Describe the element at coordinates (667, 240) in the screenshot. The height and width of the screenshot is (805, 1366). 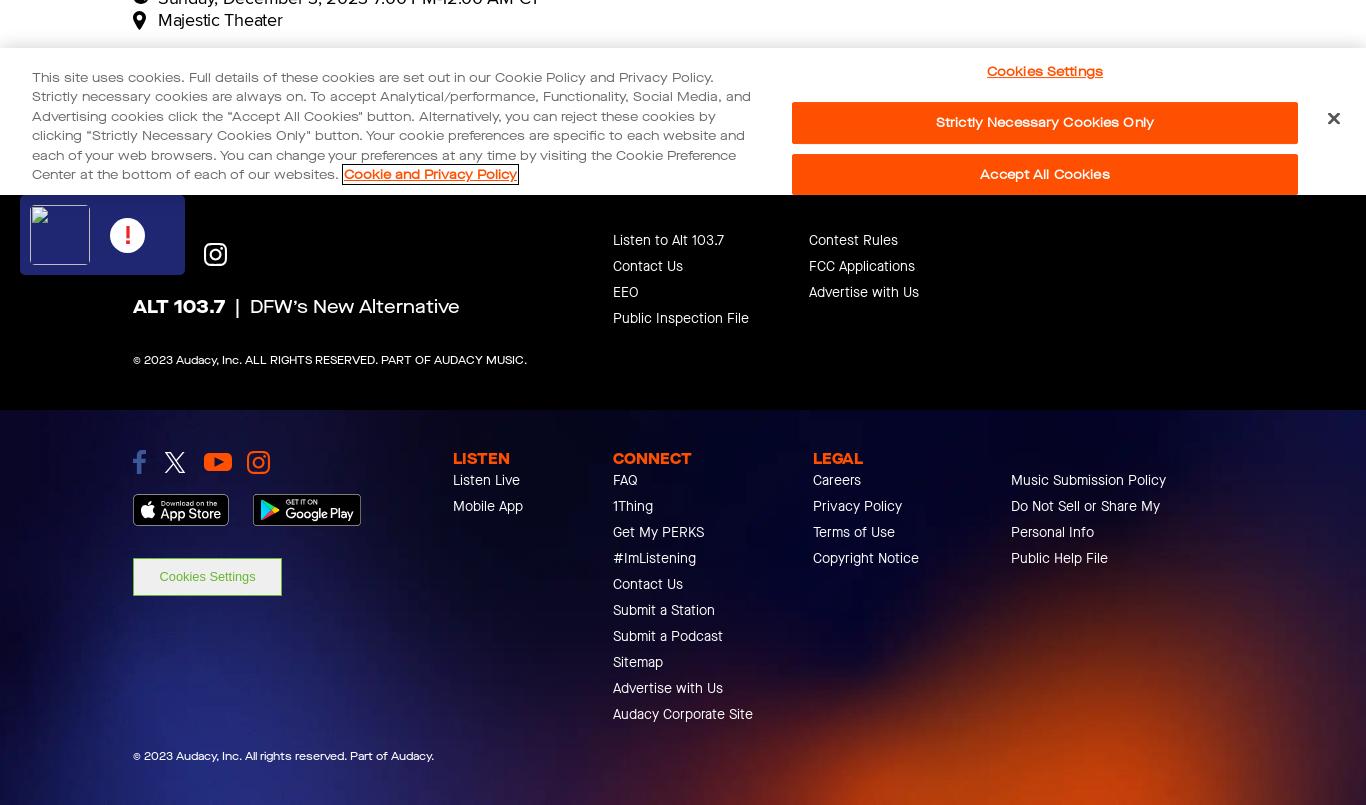
I see `'Listen to Alt 103.7'` at that location.